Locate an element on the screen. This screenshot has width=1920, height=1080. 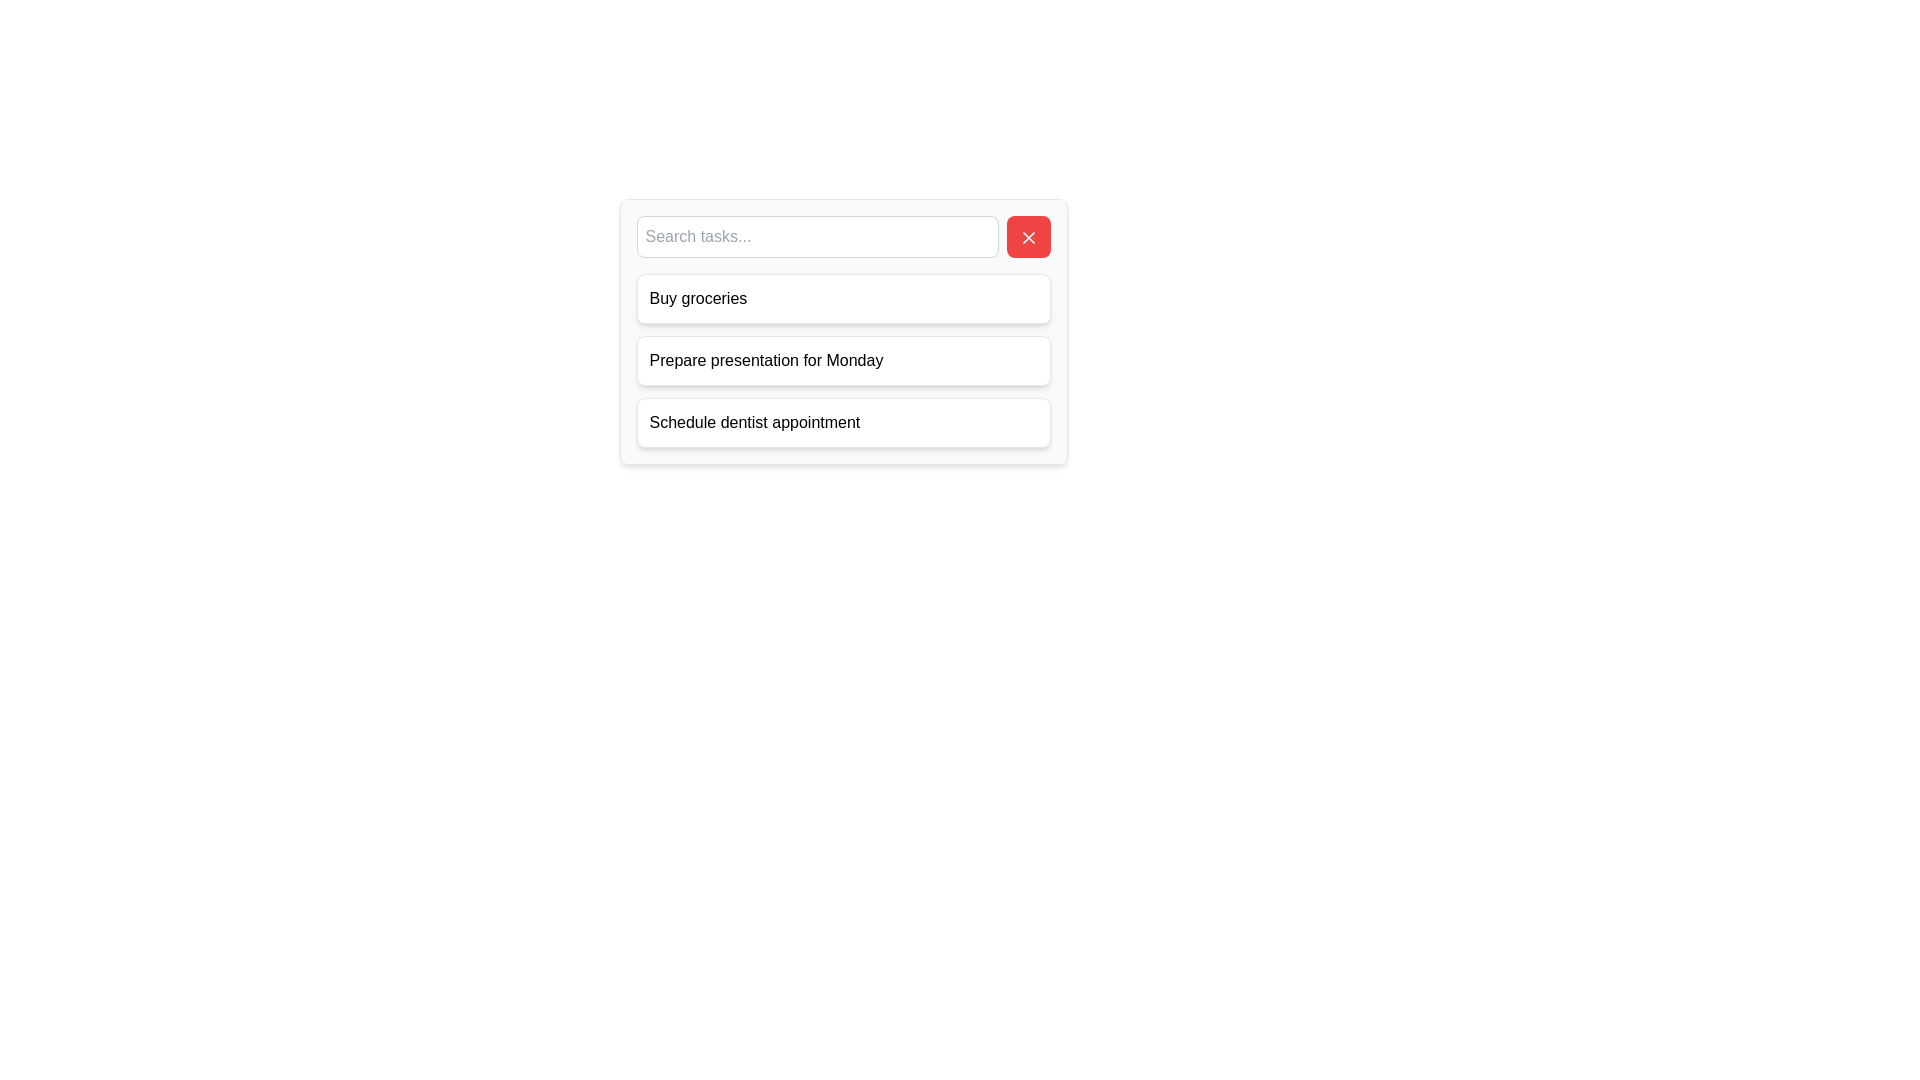
the non-interactive text label displaying 'Prepare presentation for Monday', which is styled in plain black text on a white background and located in the second row of a vertically stacked list is located at coordinates (765, 361).